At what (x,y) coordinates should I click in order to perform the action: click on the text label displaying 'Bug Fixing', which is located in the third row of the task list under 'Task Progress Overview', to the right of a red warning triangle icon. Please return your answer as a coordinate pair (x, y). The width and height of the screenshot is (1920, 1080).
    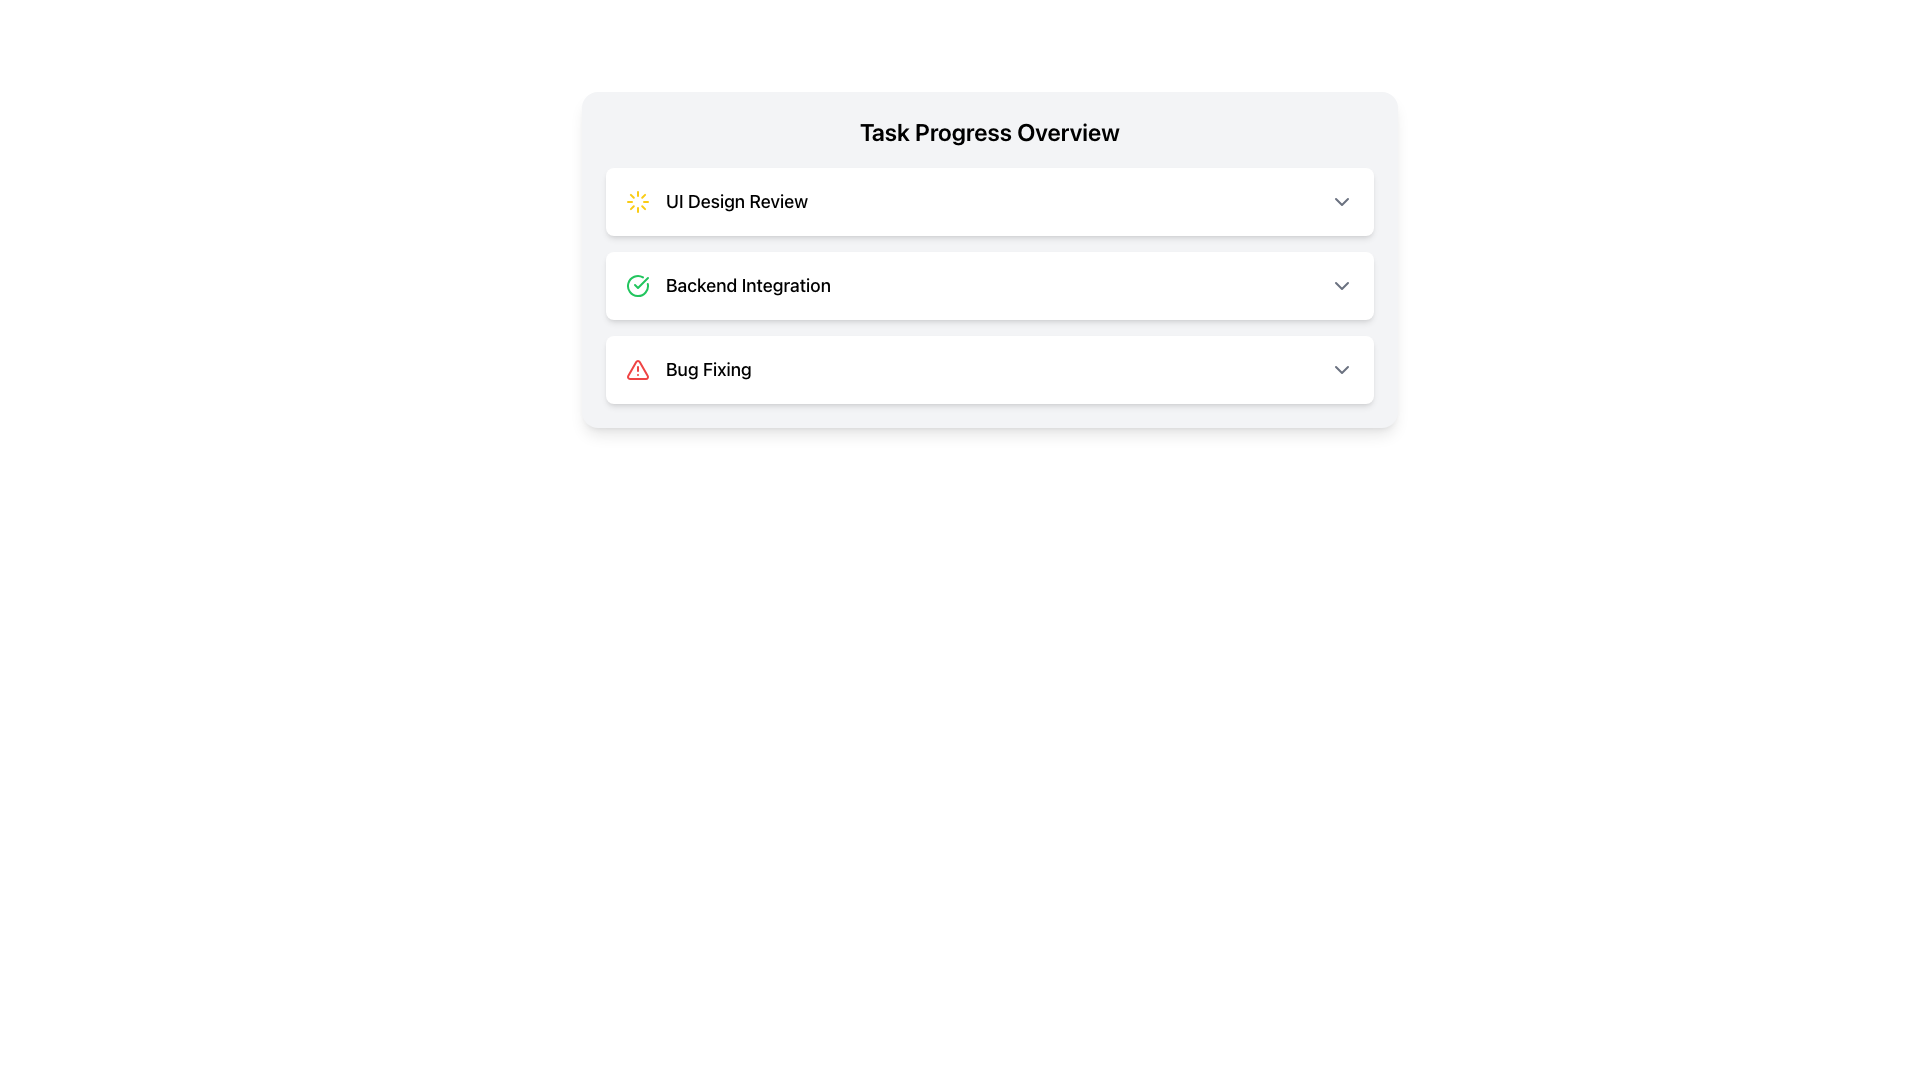
    Looking at the image, I should click on (708, 370).